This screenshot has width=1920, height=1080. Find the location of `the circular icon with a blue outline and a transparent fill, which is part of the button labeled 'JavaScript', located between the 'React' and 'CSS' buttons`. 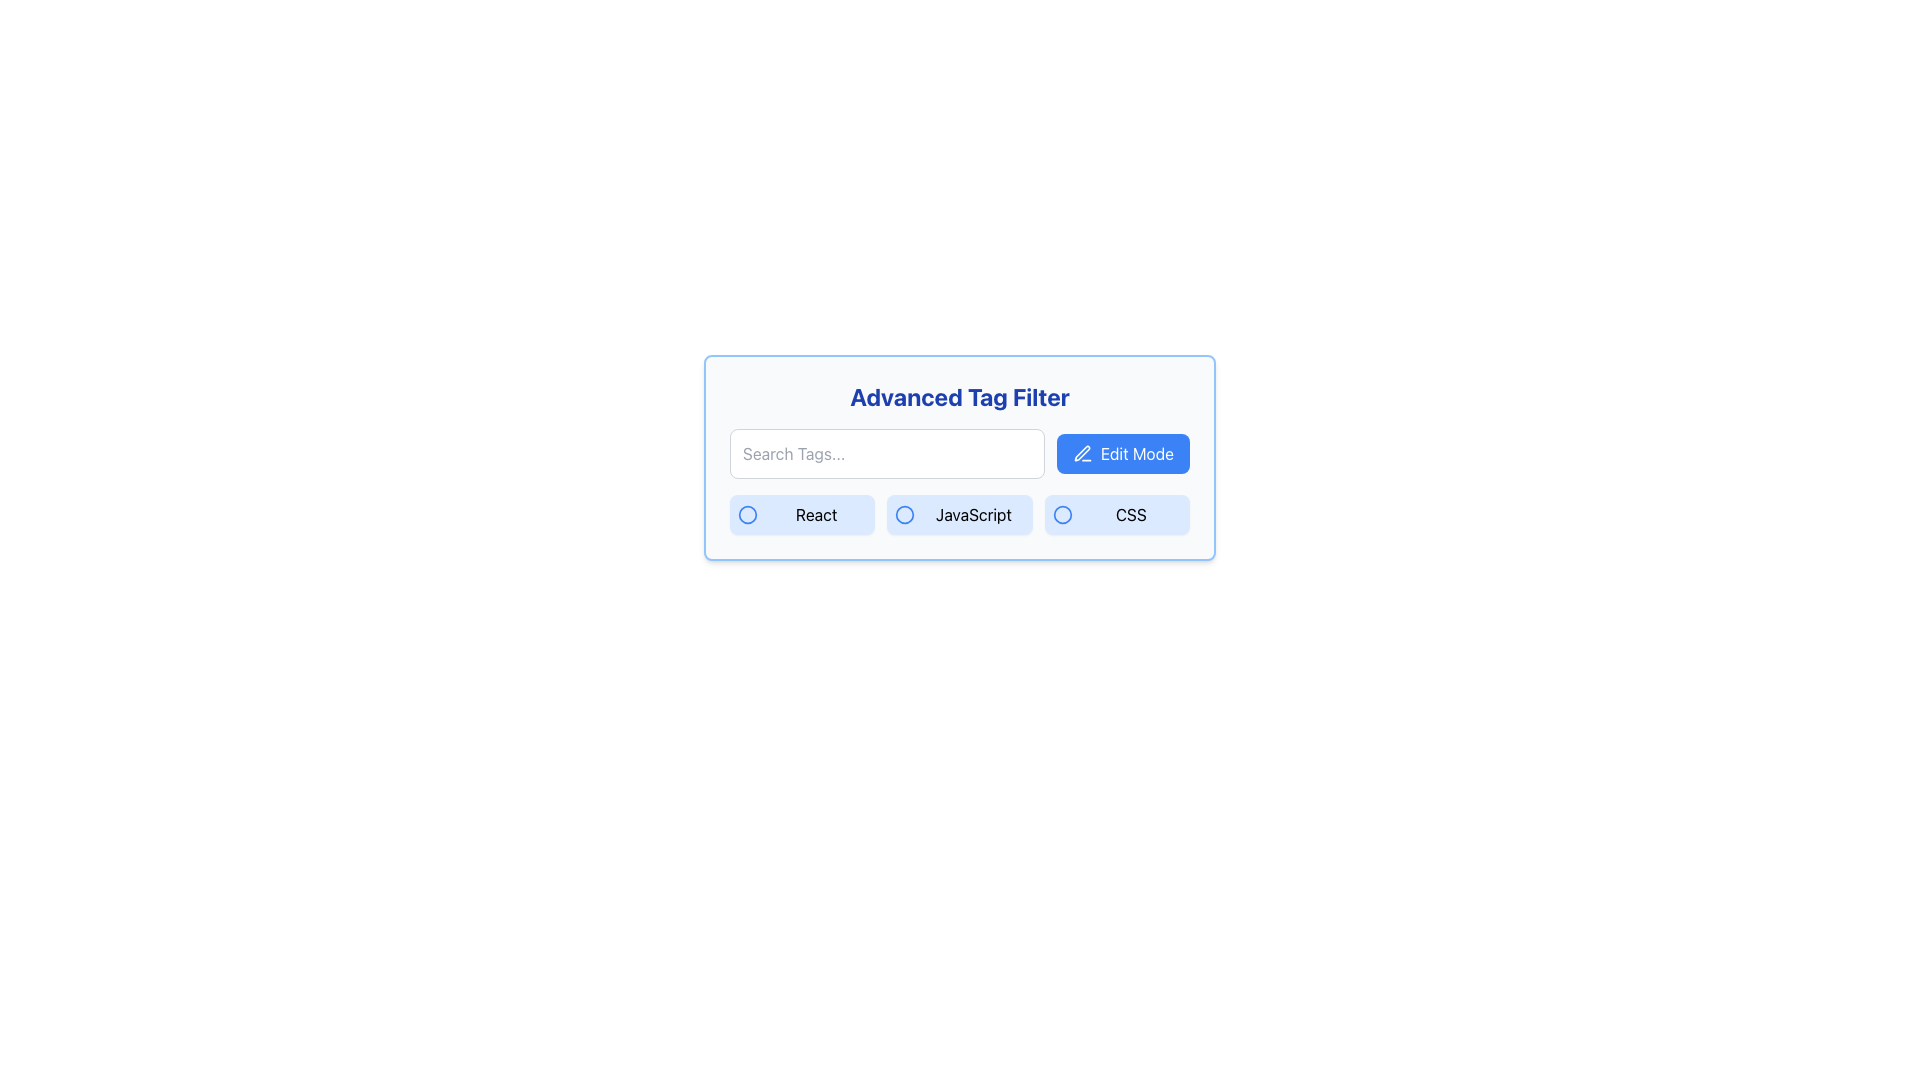

the circular icon with a blue outline and a transparent fill, which is part of the button labeled 'JavaScript', located between the 'React' and 'CSS' buttons is located at coordinates (904, 514).